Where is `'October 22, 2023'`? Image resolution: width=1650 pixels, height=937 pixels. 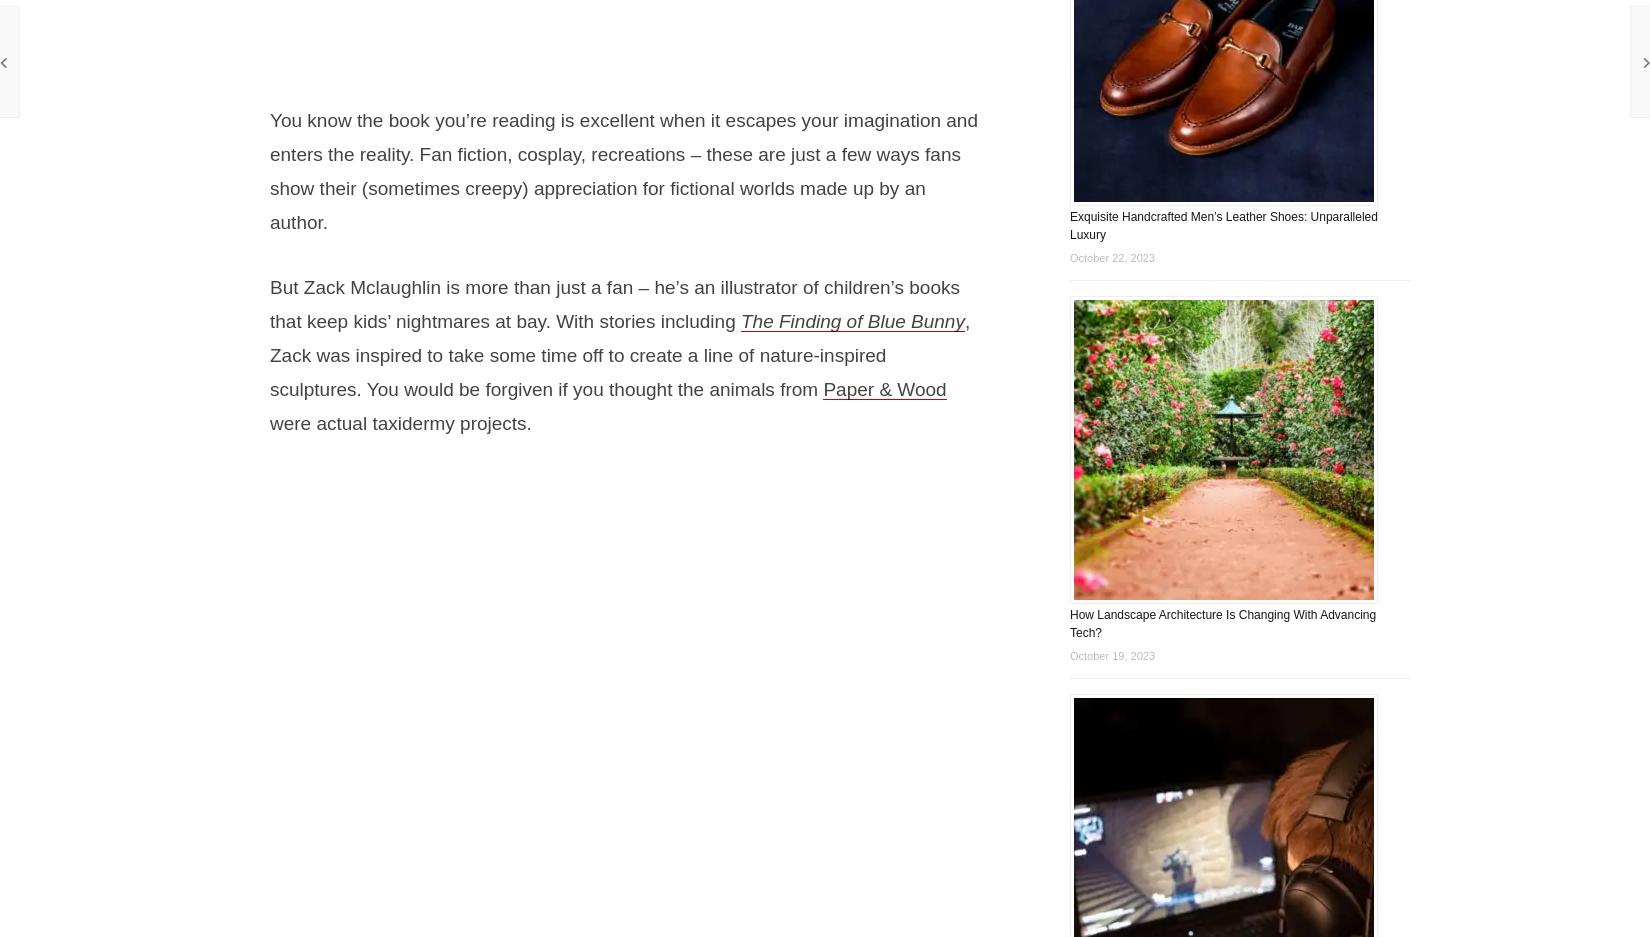 'October 22, 2023' is located at coordinates (1112, 257).